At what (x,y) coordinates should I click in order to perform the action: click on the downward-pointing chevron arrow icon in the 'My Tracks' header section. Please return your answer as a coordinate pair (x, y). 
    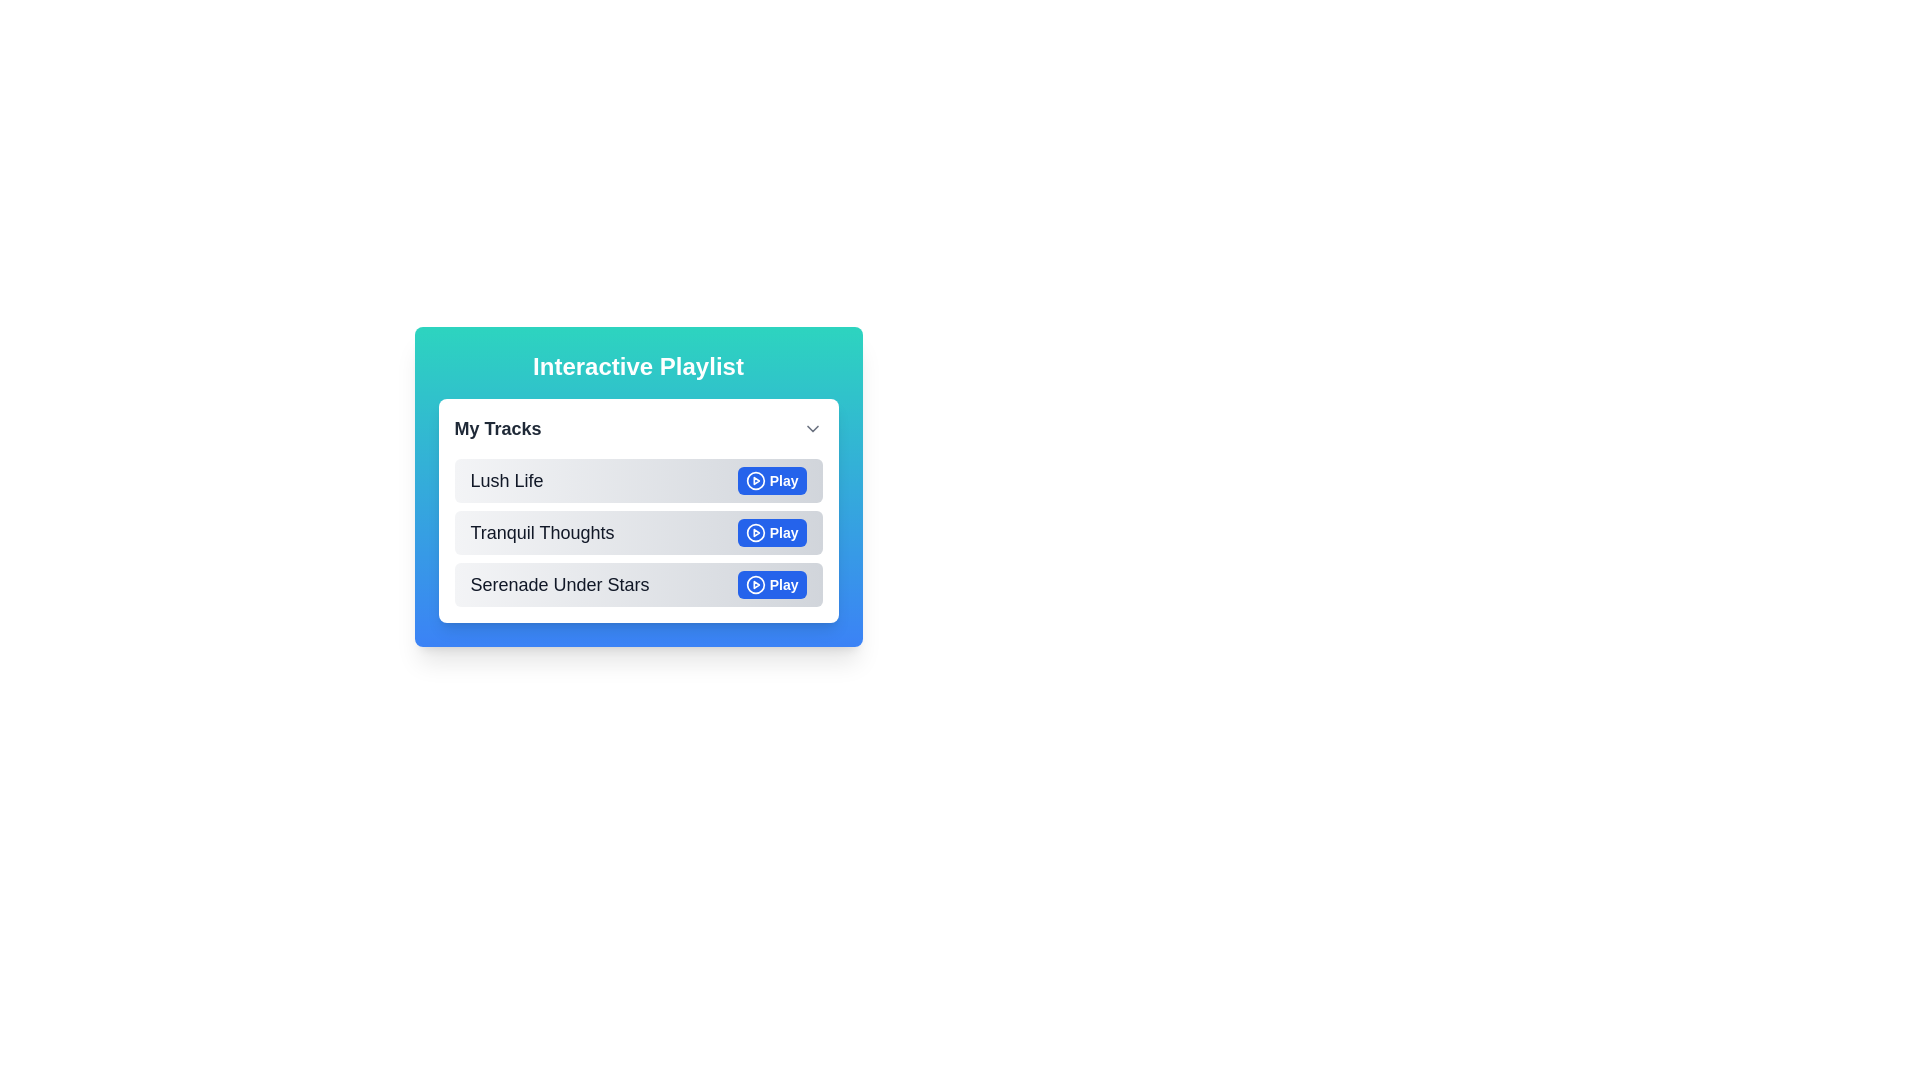
    Looking at the image, I should click on (812, 427).